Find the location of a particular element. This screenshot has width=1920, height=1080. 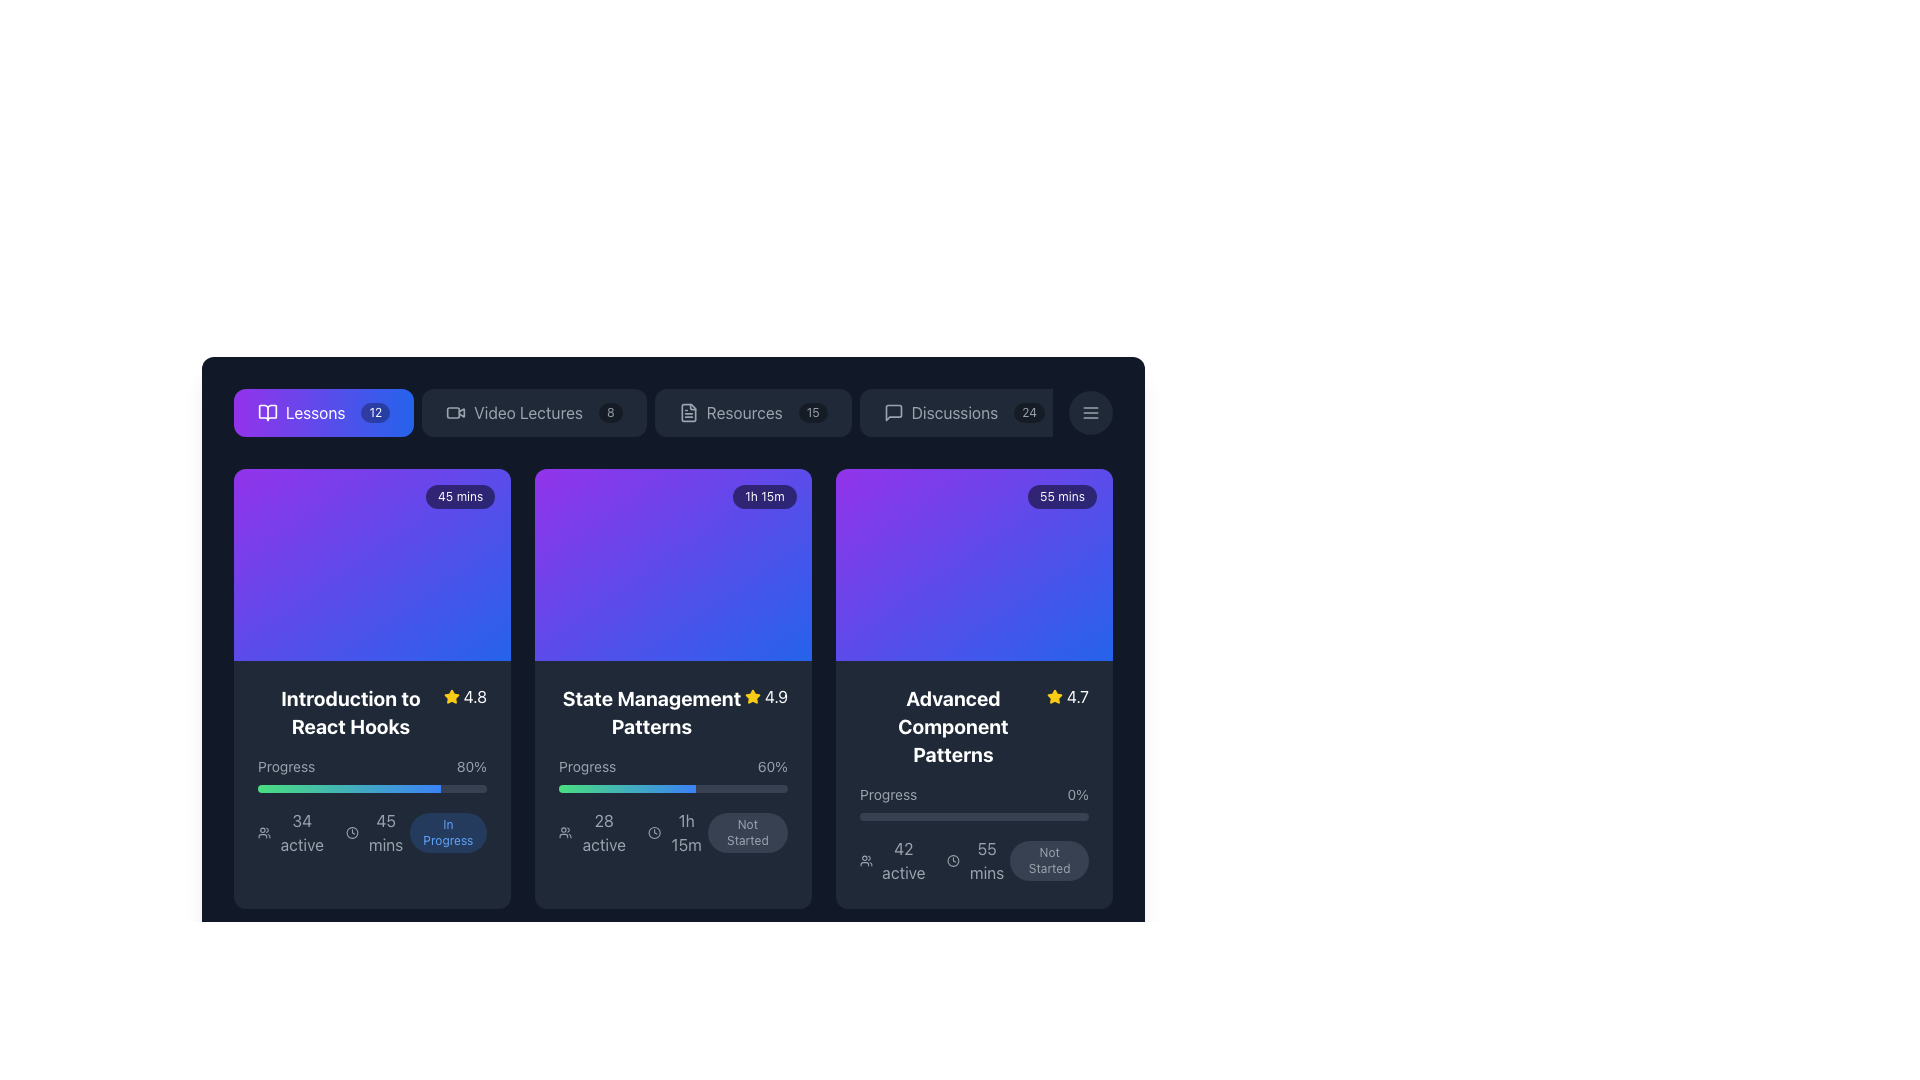

the fourth button in the row of interactive buttons near the top of the interface is located at coordinates (964, 411).